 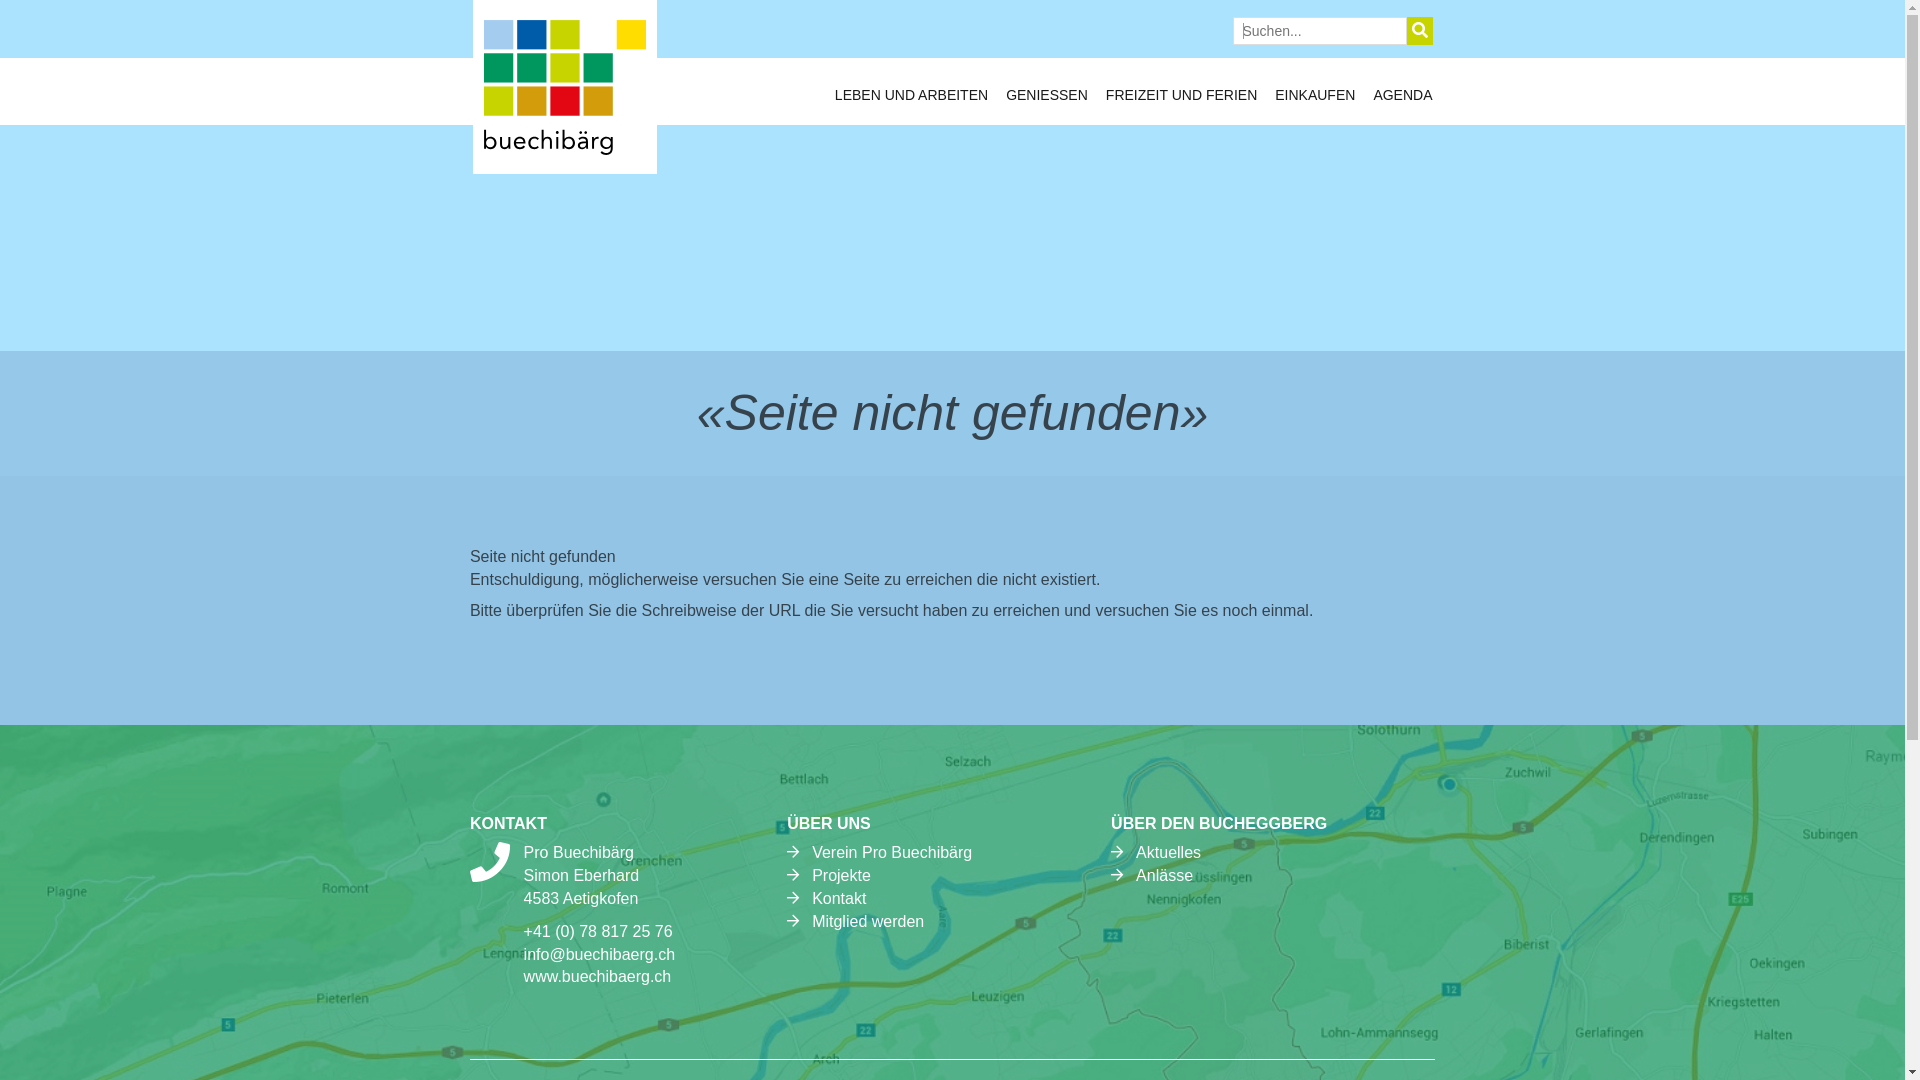 I want to click on 'GENIESSEN', so click(x=1045, y=100).